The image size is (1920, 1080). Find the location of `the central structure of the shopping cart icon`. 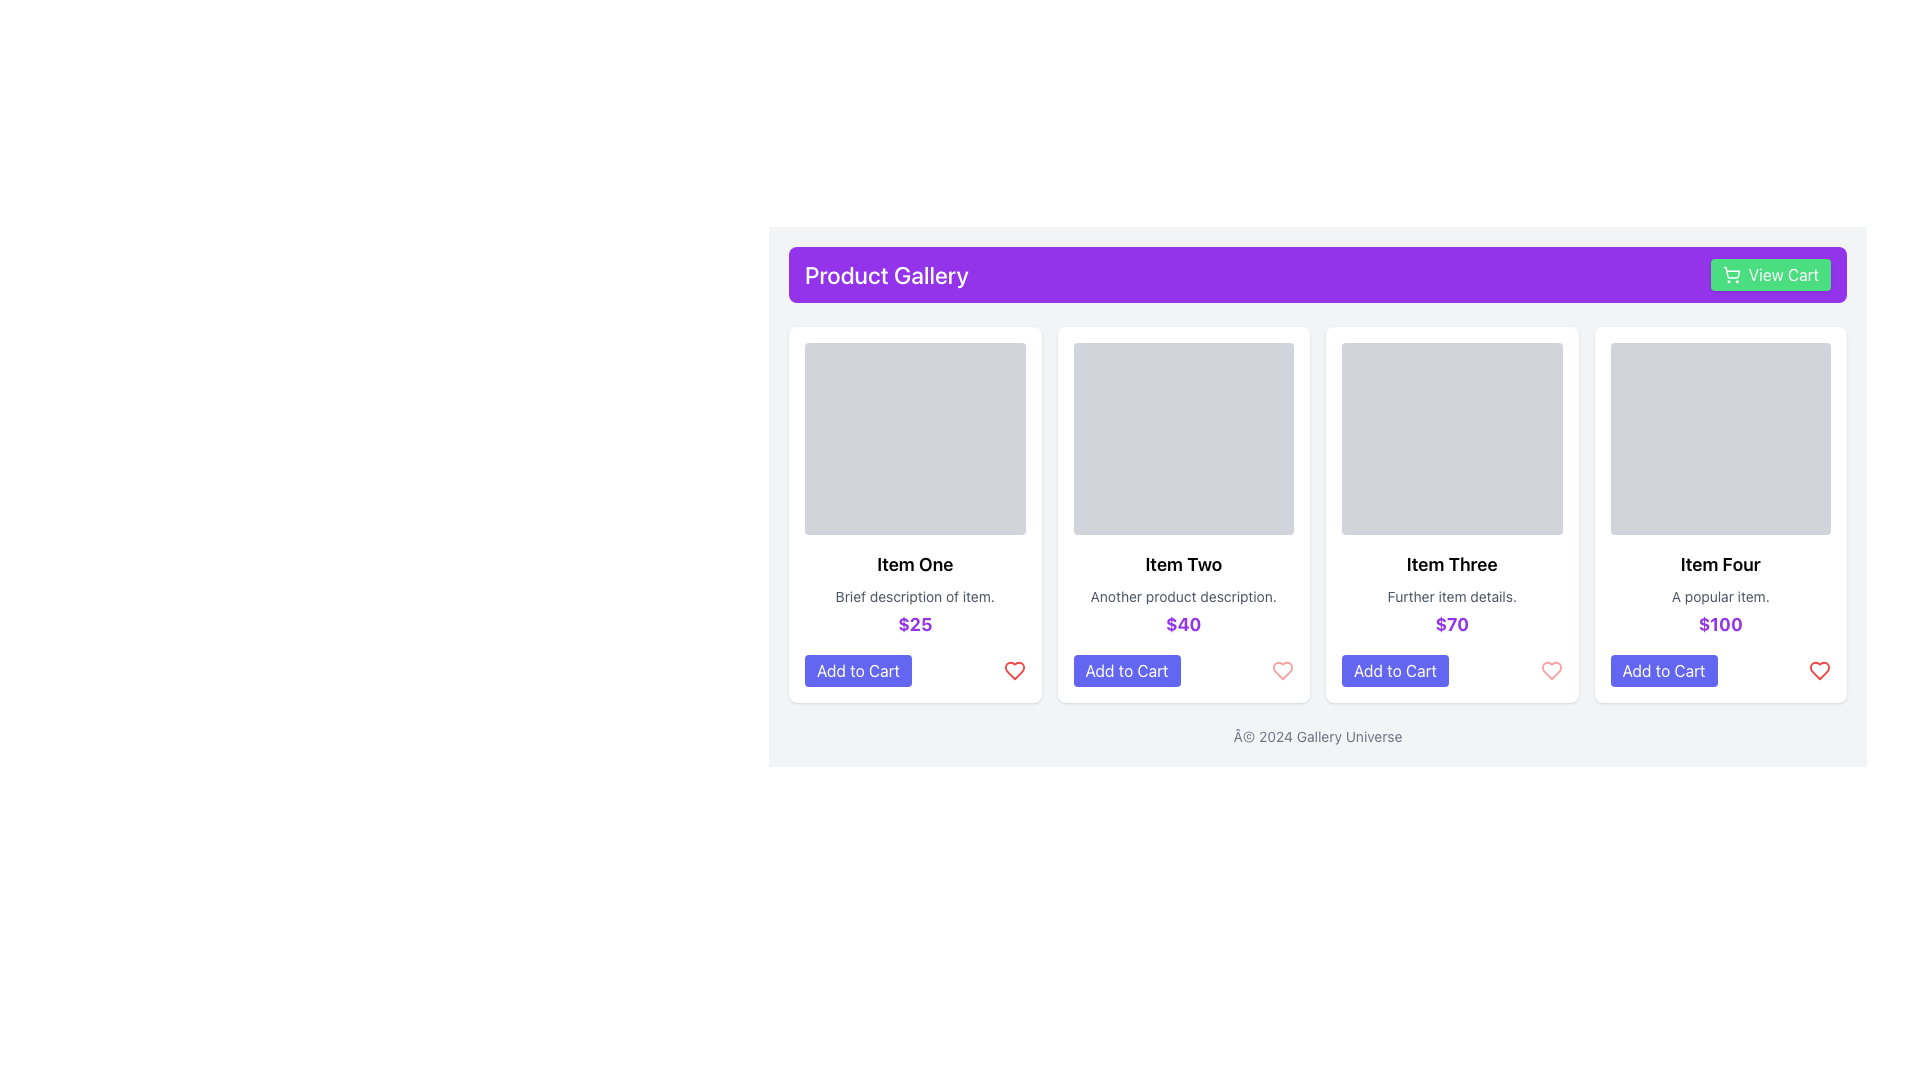

the central structure of the shopping cart icon is located at coordinates (1730, 272).